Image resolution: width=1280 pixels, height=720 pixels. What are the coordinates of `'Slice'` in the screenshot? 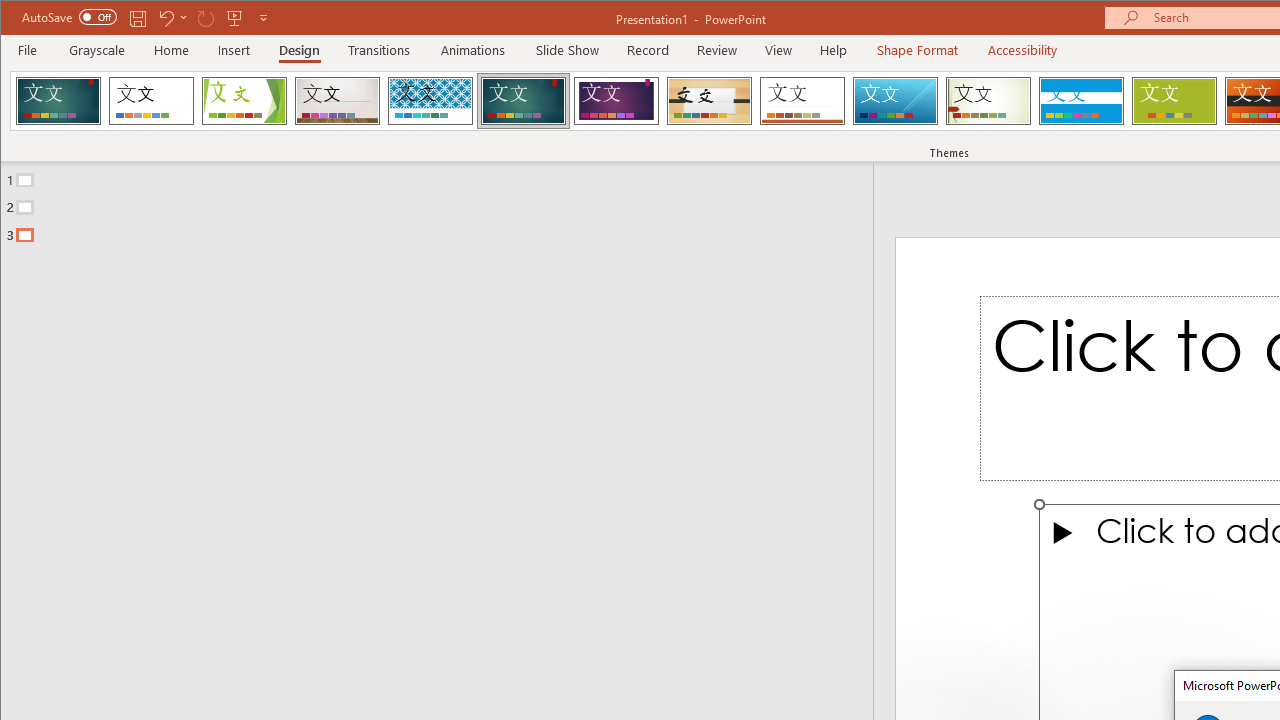 It's located at (894, 100).